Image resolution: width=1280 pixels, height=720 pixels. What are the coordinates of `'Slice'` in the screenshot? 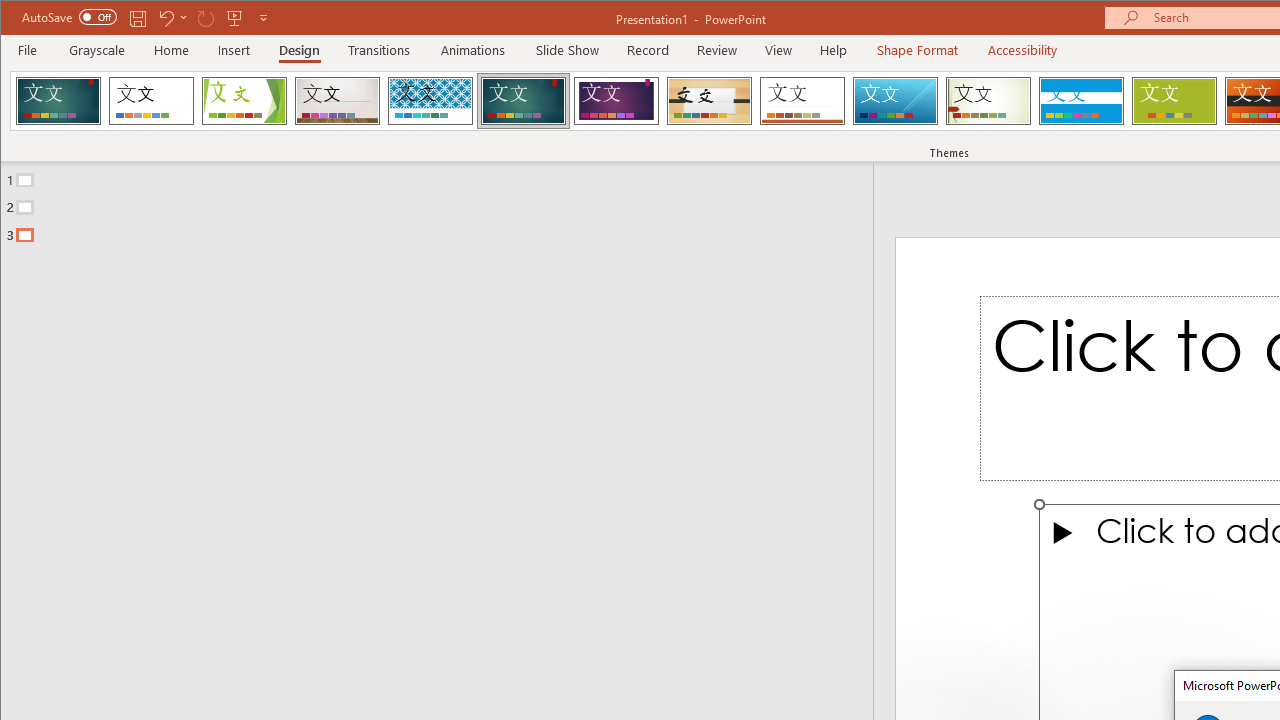 It's located at (894, 100).